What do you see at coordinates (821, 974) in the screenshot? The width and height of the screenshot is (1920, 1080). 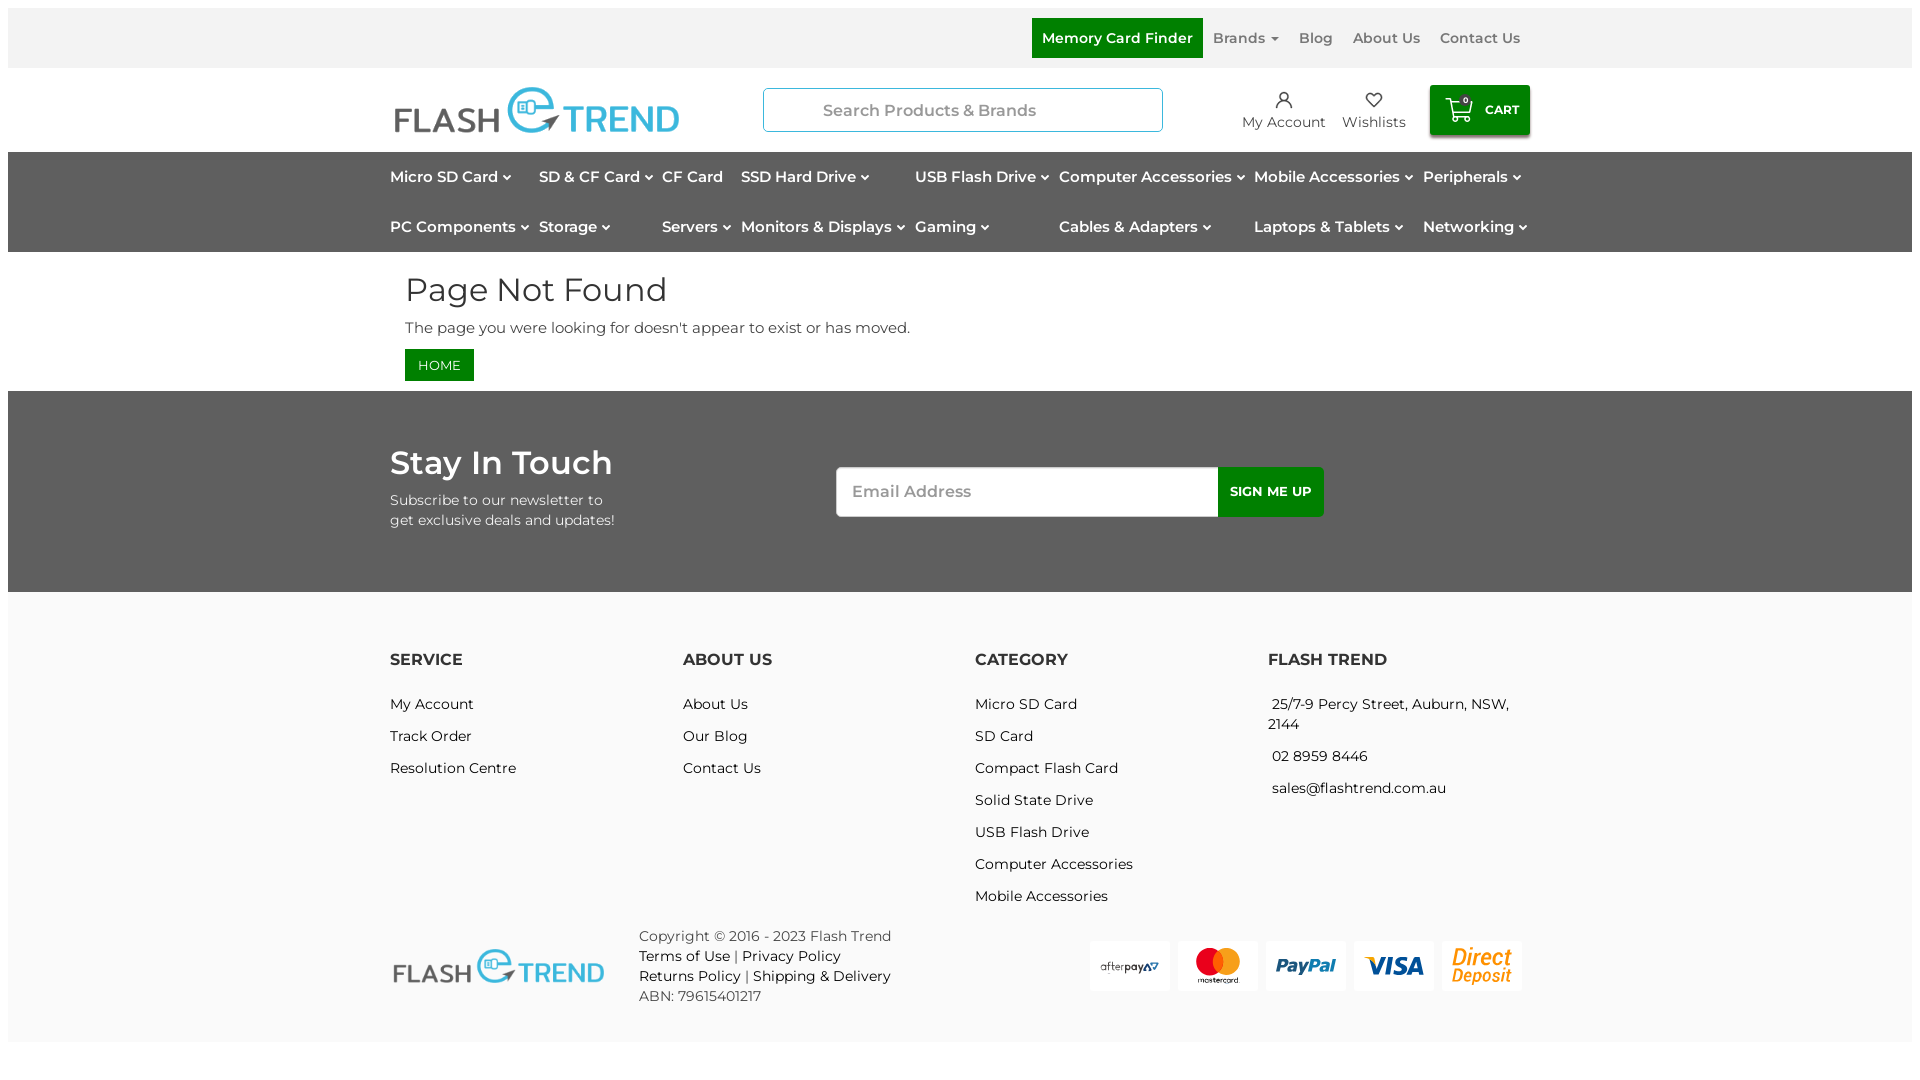 I see `'Shipping & Delivery'` at bounding box center [821, 974].